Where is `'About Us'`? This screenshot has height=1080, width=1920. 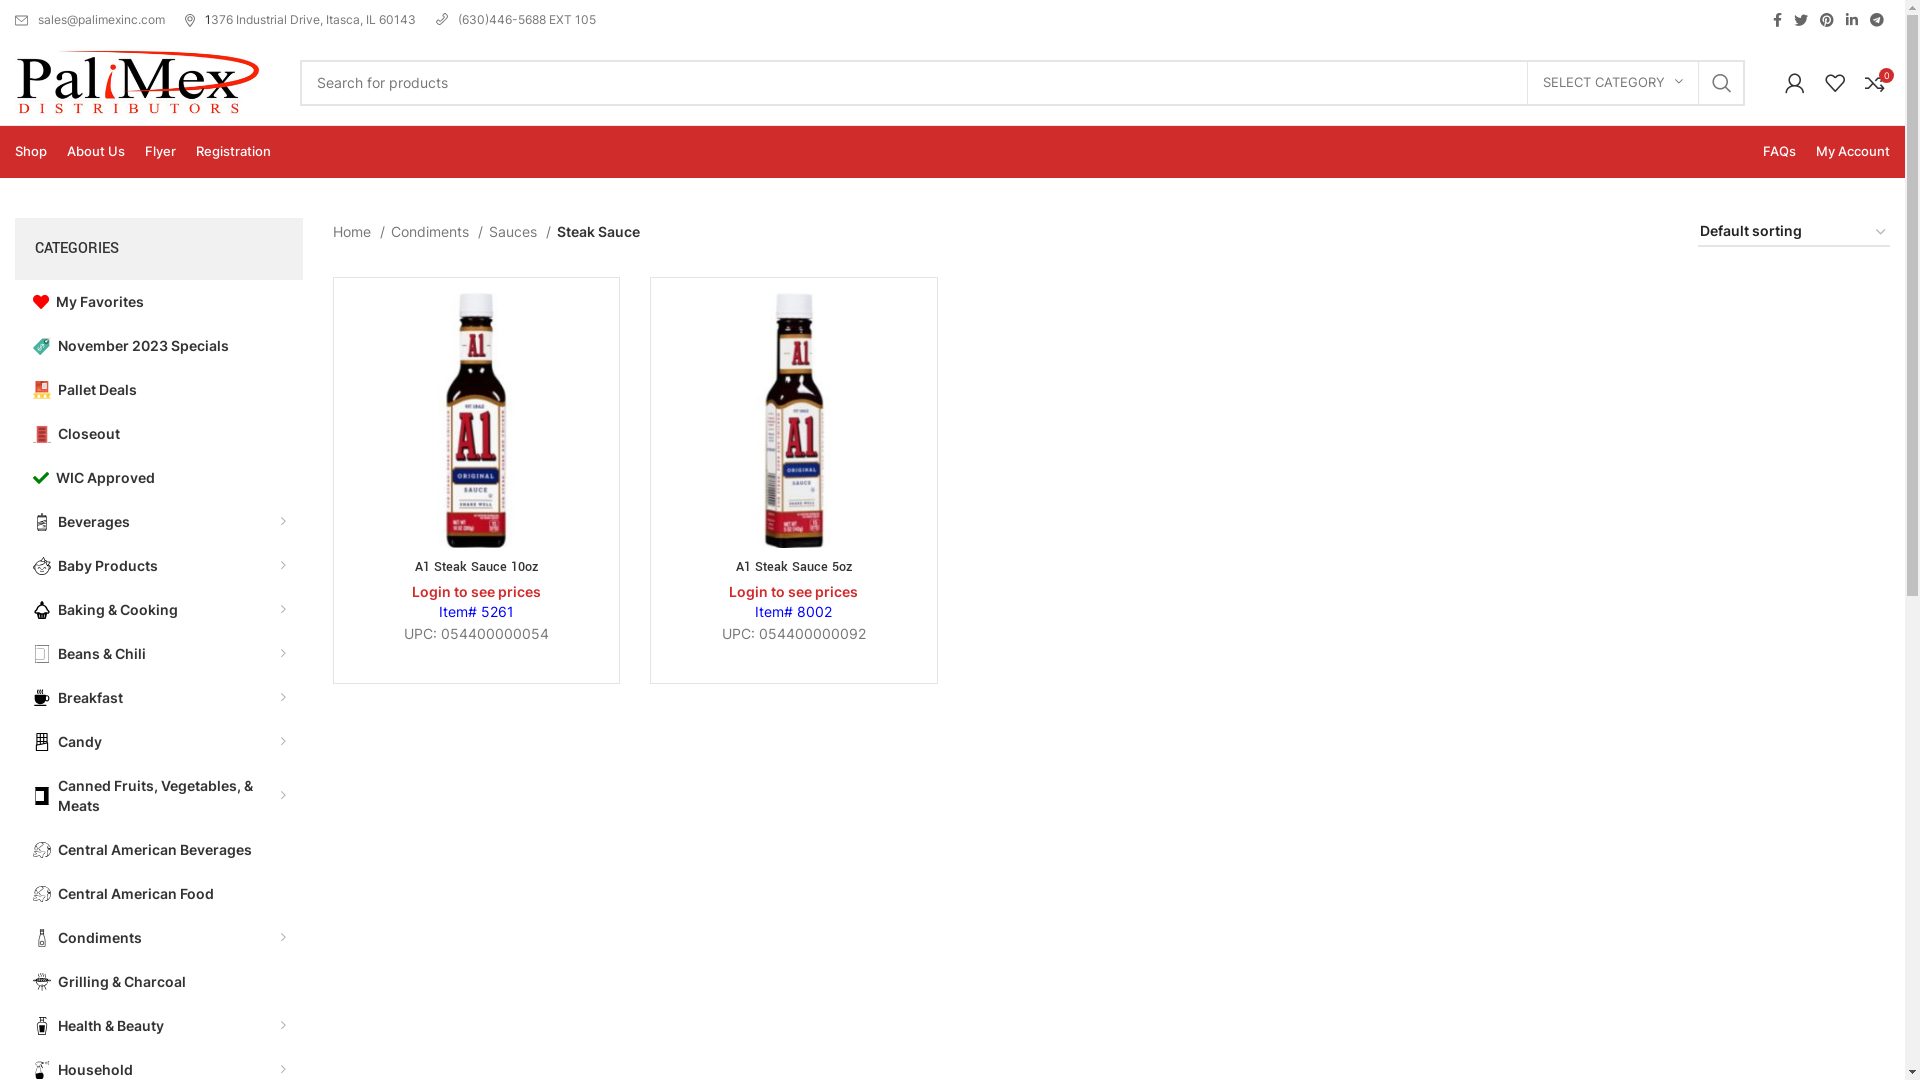
'About Us' is located at coordinates (67, 150).